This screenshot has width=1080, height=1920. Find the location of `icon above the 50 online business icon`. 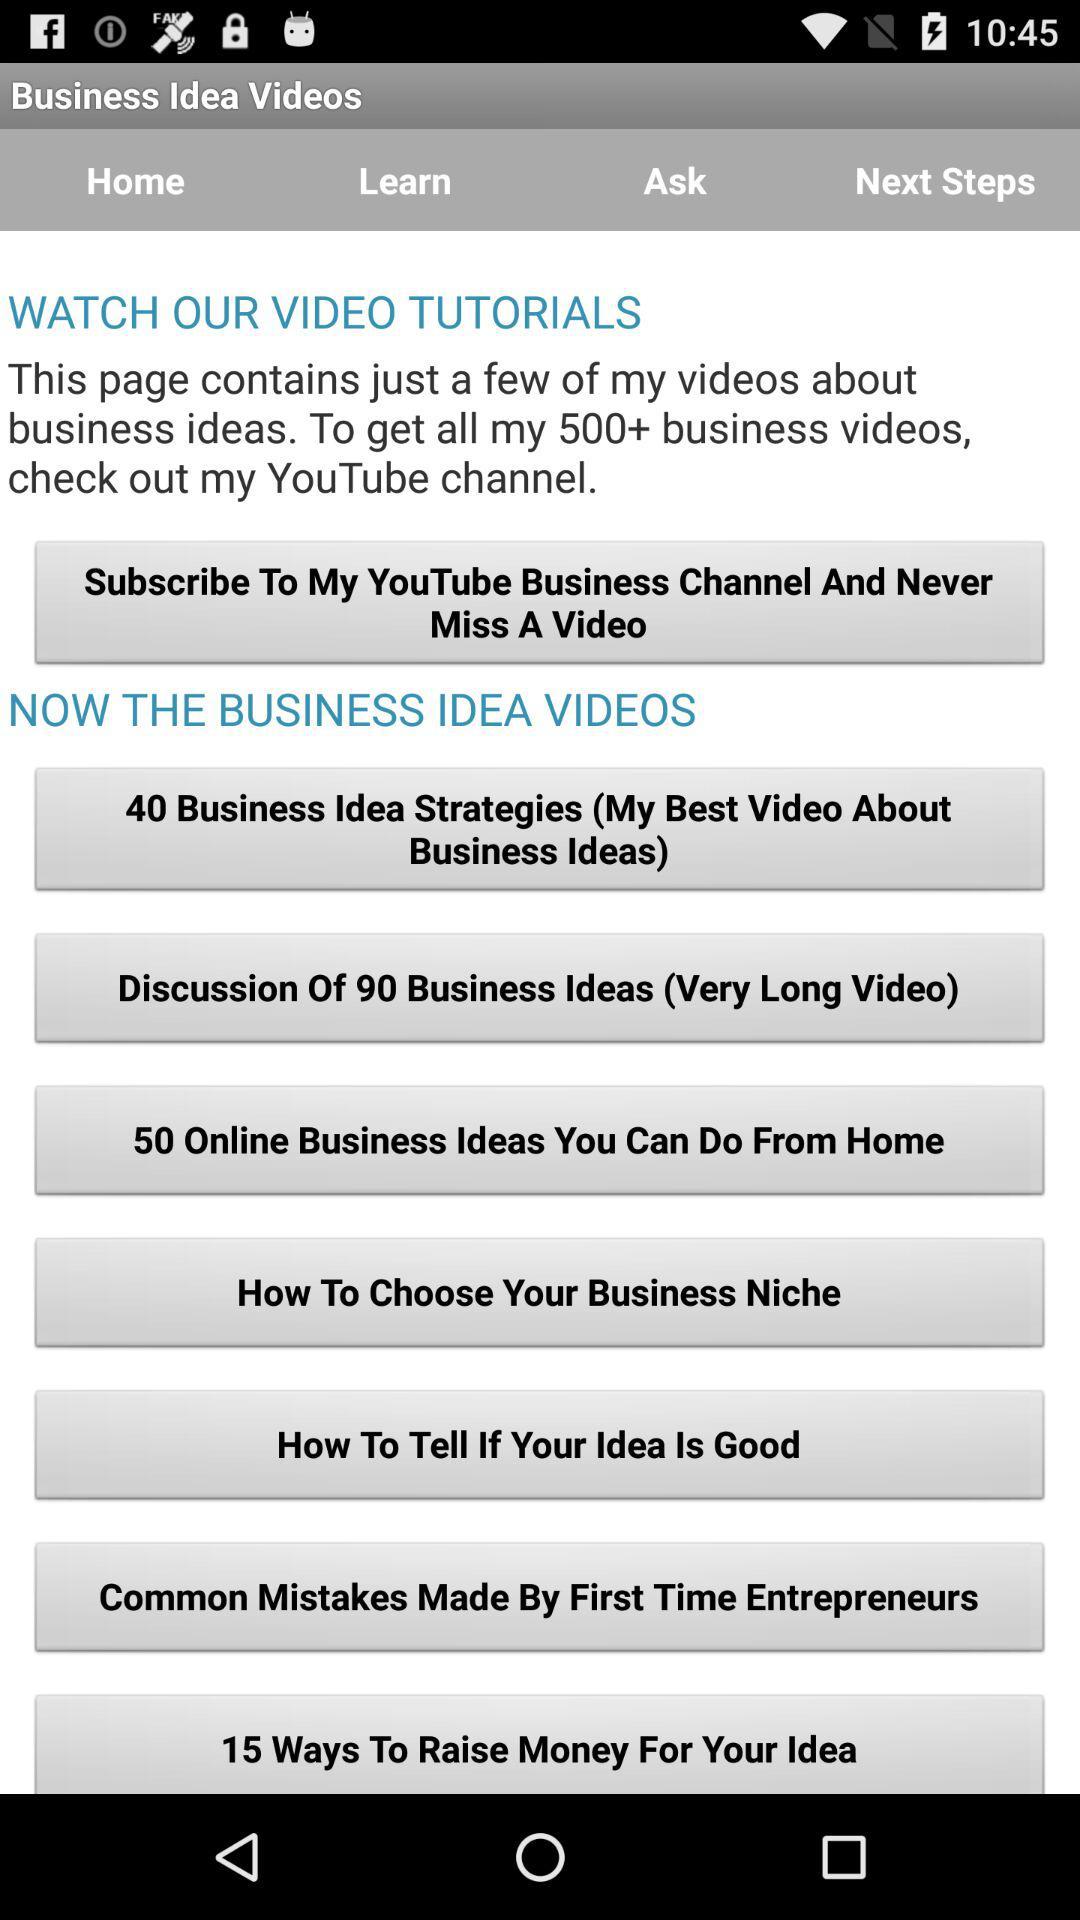

icon above the 50 online business icon is located at coordinates (540, 993).